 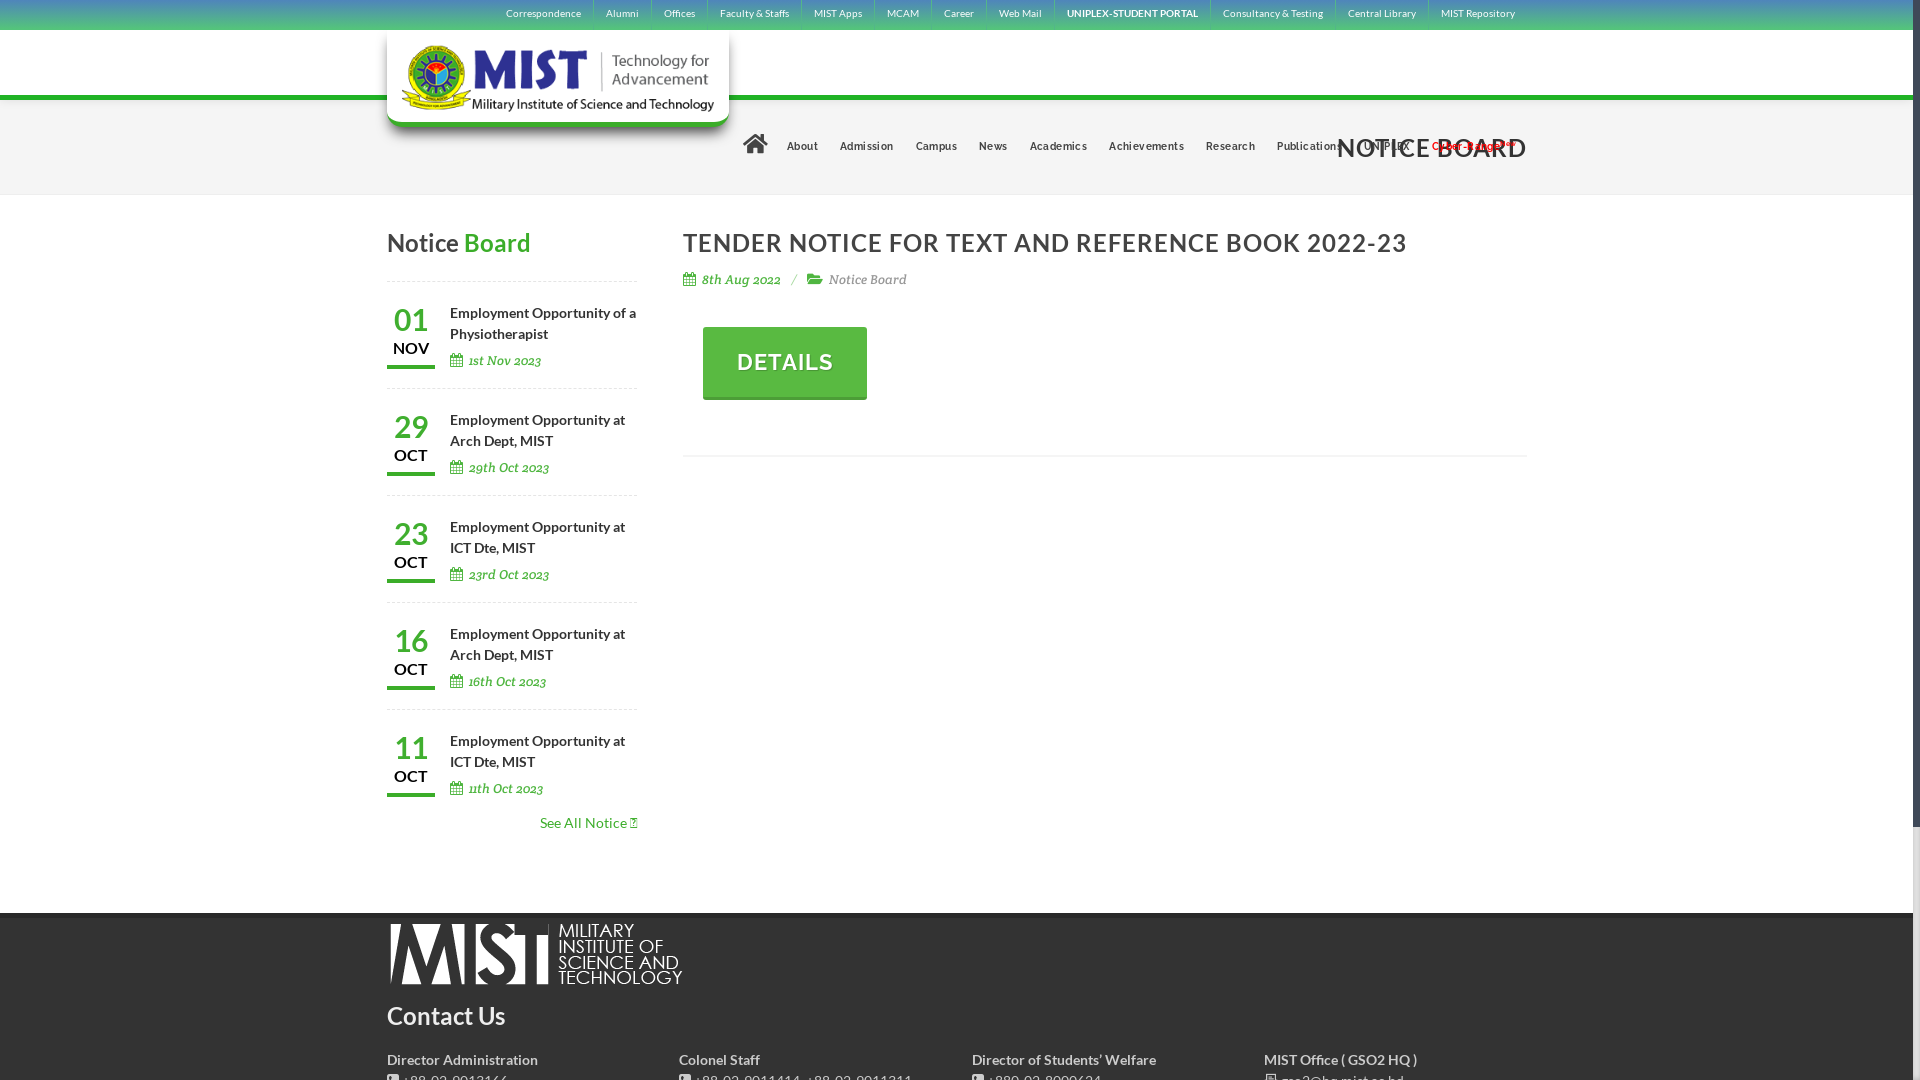 I want to click on 'Achievements', so click(x=1146, y=145).